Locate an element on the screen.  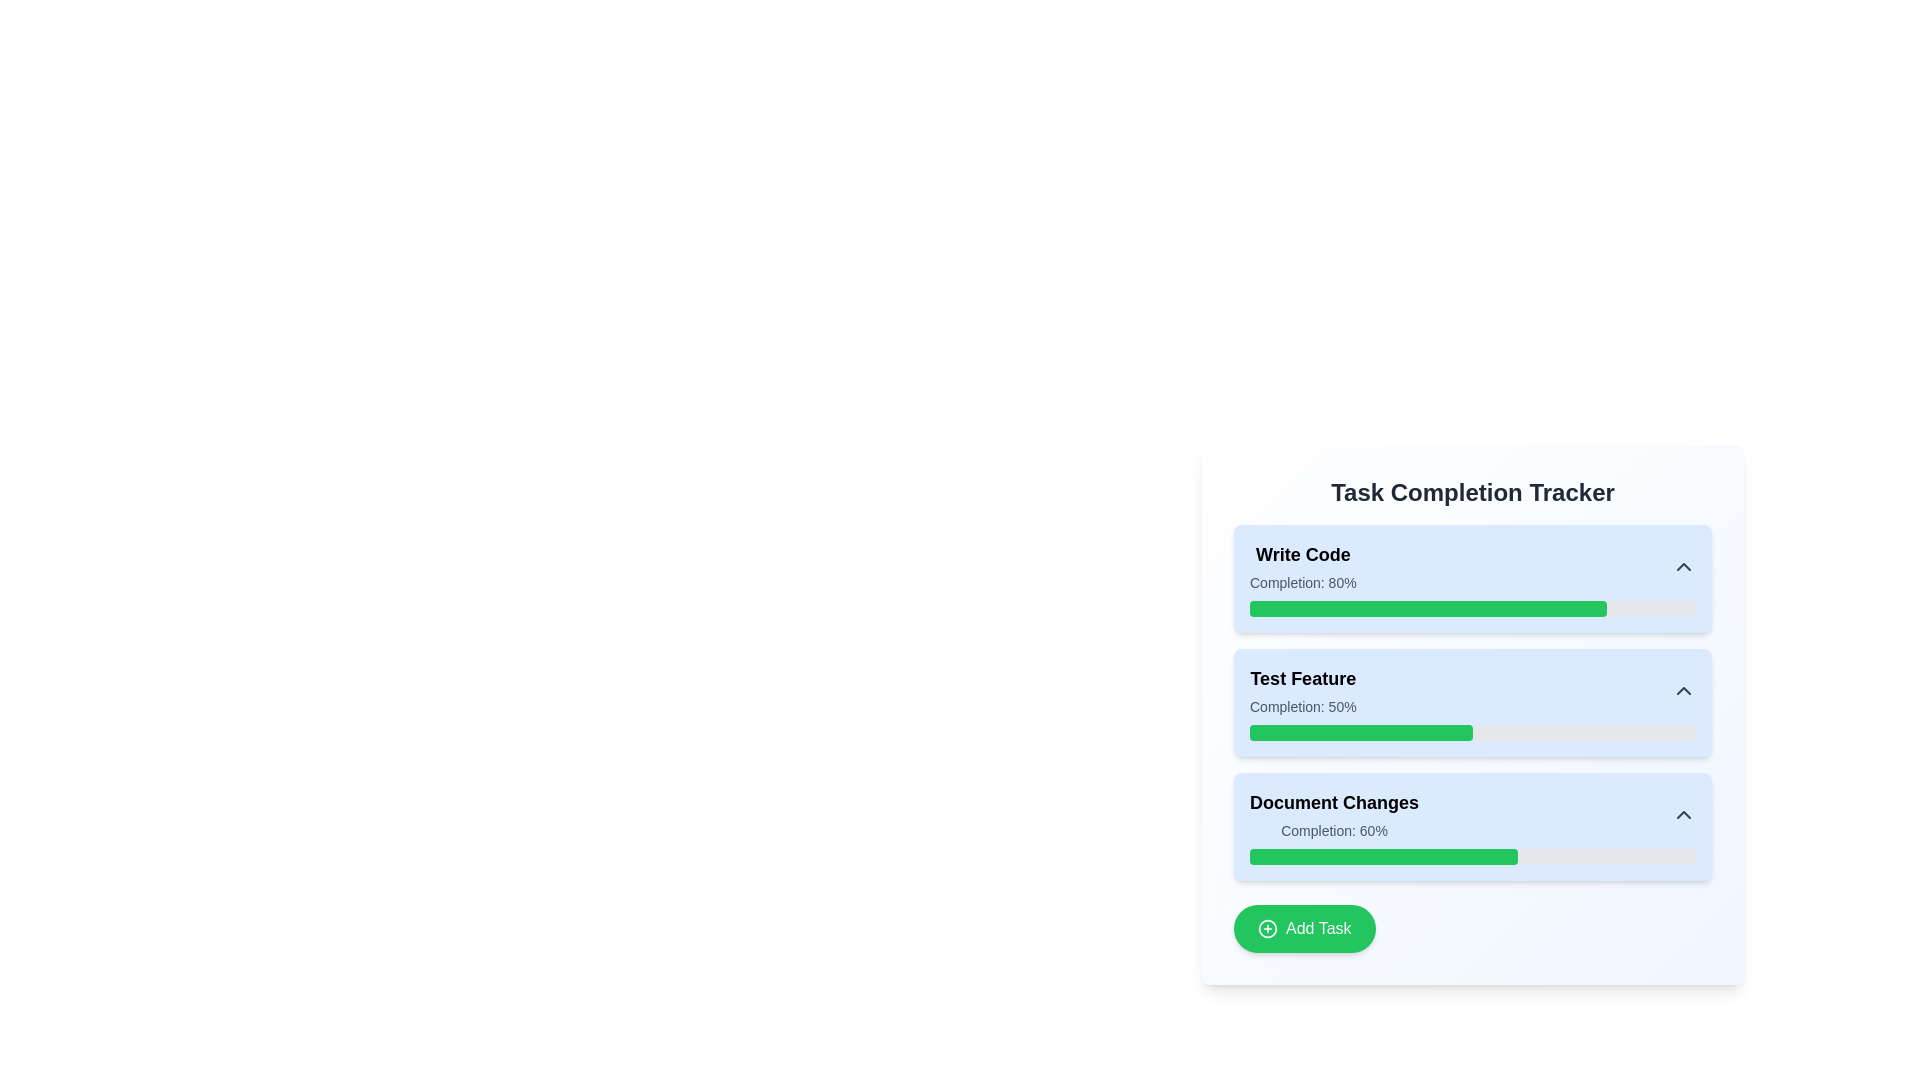
task summary header titled 'Document Changes' with a completion percentage of '60%' located in the blue box within the 'Task Completion Tracker' section is located at coordinates (1473, 814).